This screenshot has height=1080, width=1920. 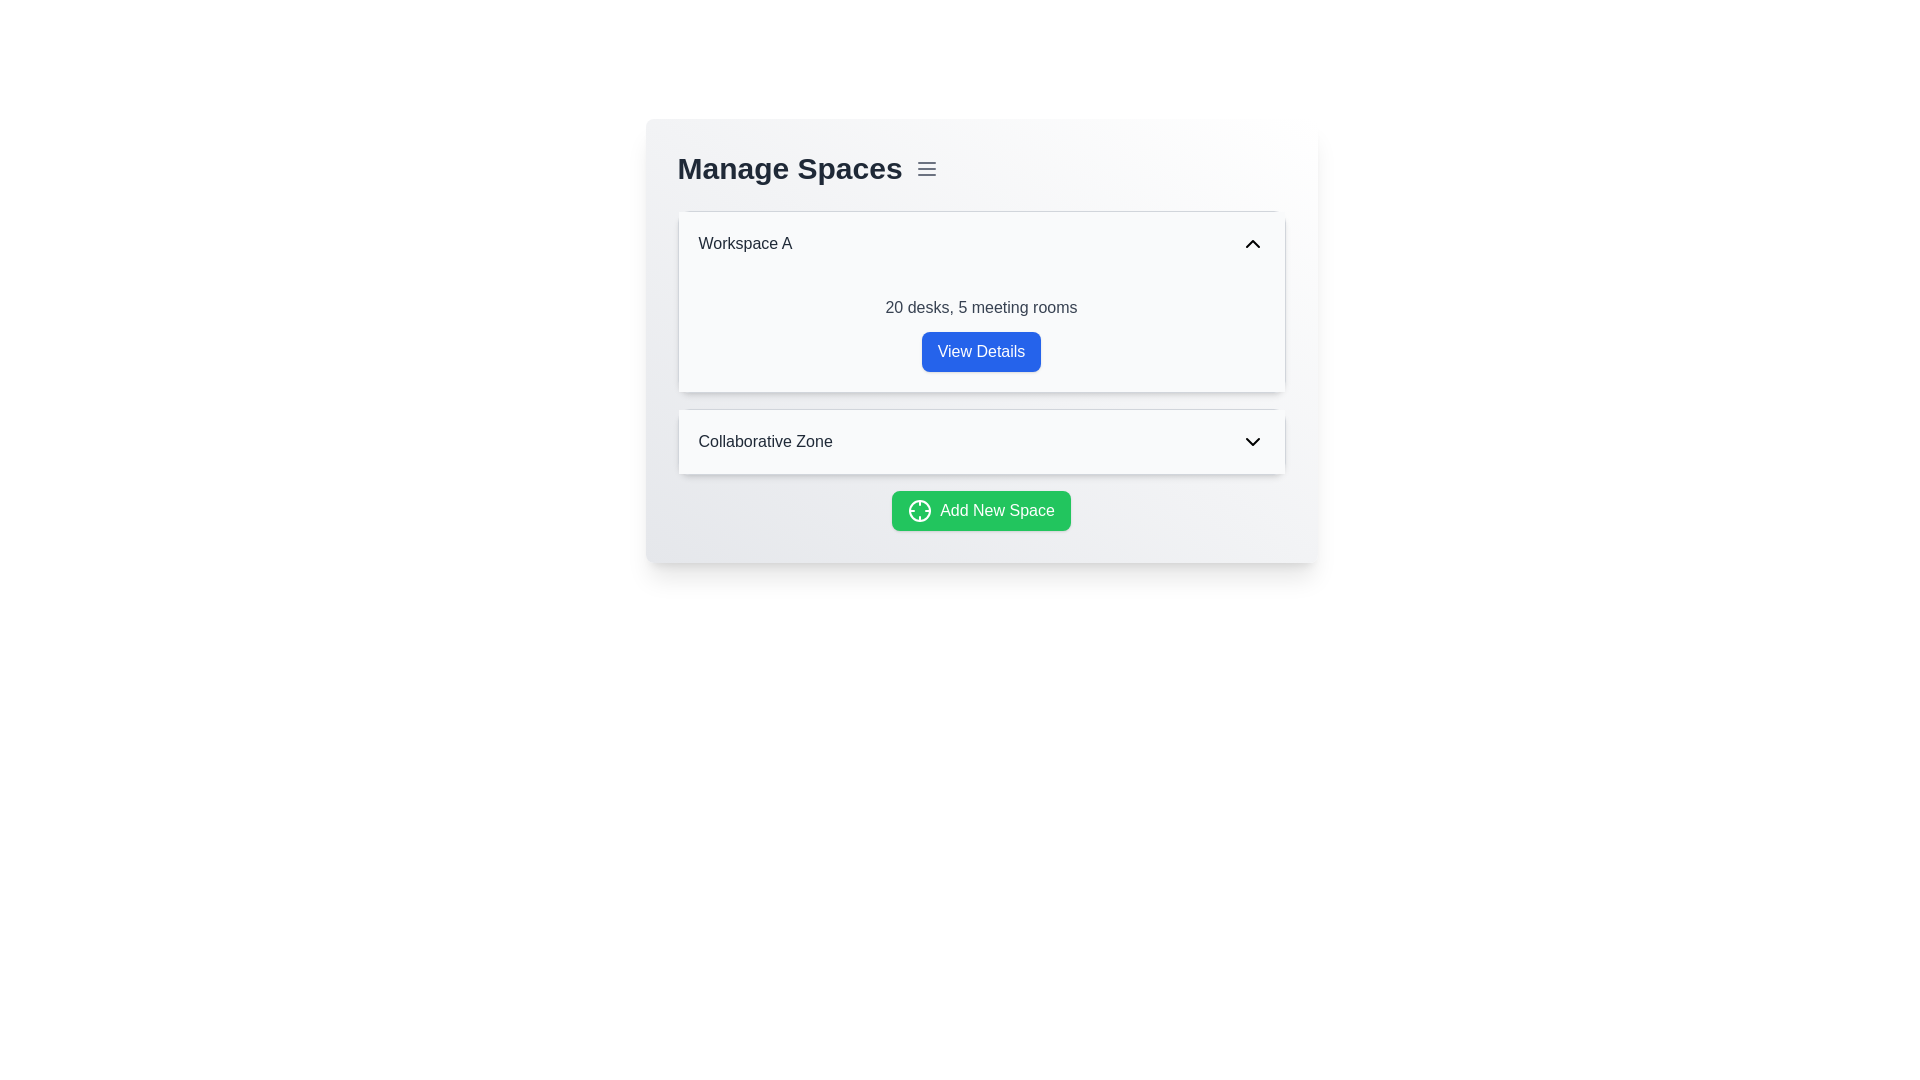 What do you see at coordinates (919, 509) in the screenshot?
I see `the central SVG circle graphic, which is the main component of a crosshair icon` at bounding box center [919, 509].